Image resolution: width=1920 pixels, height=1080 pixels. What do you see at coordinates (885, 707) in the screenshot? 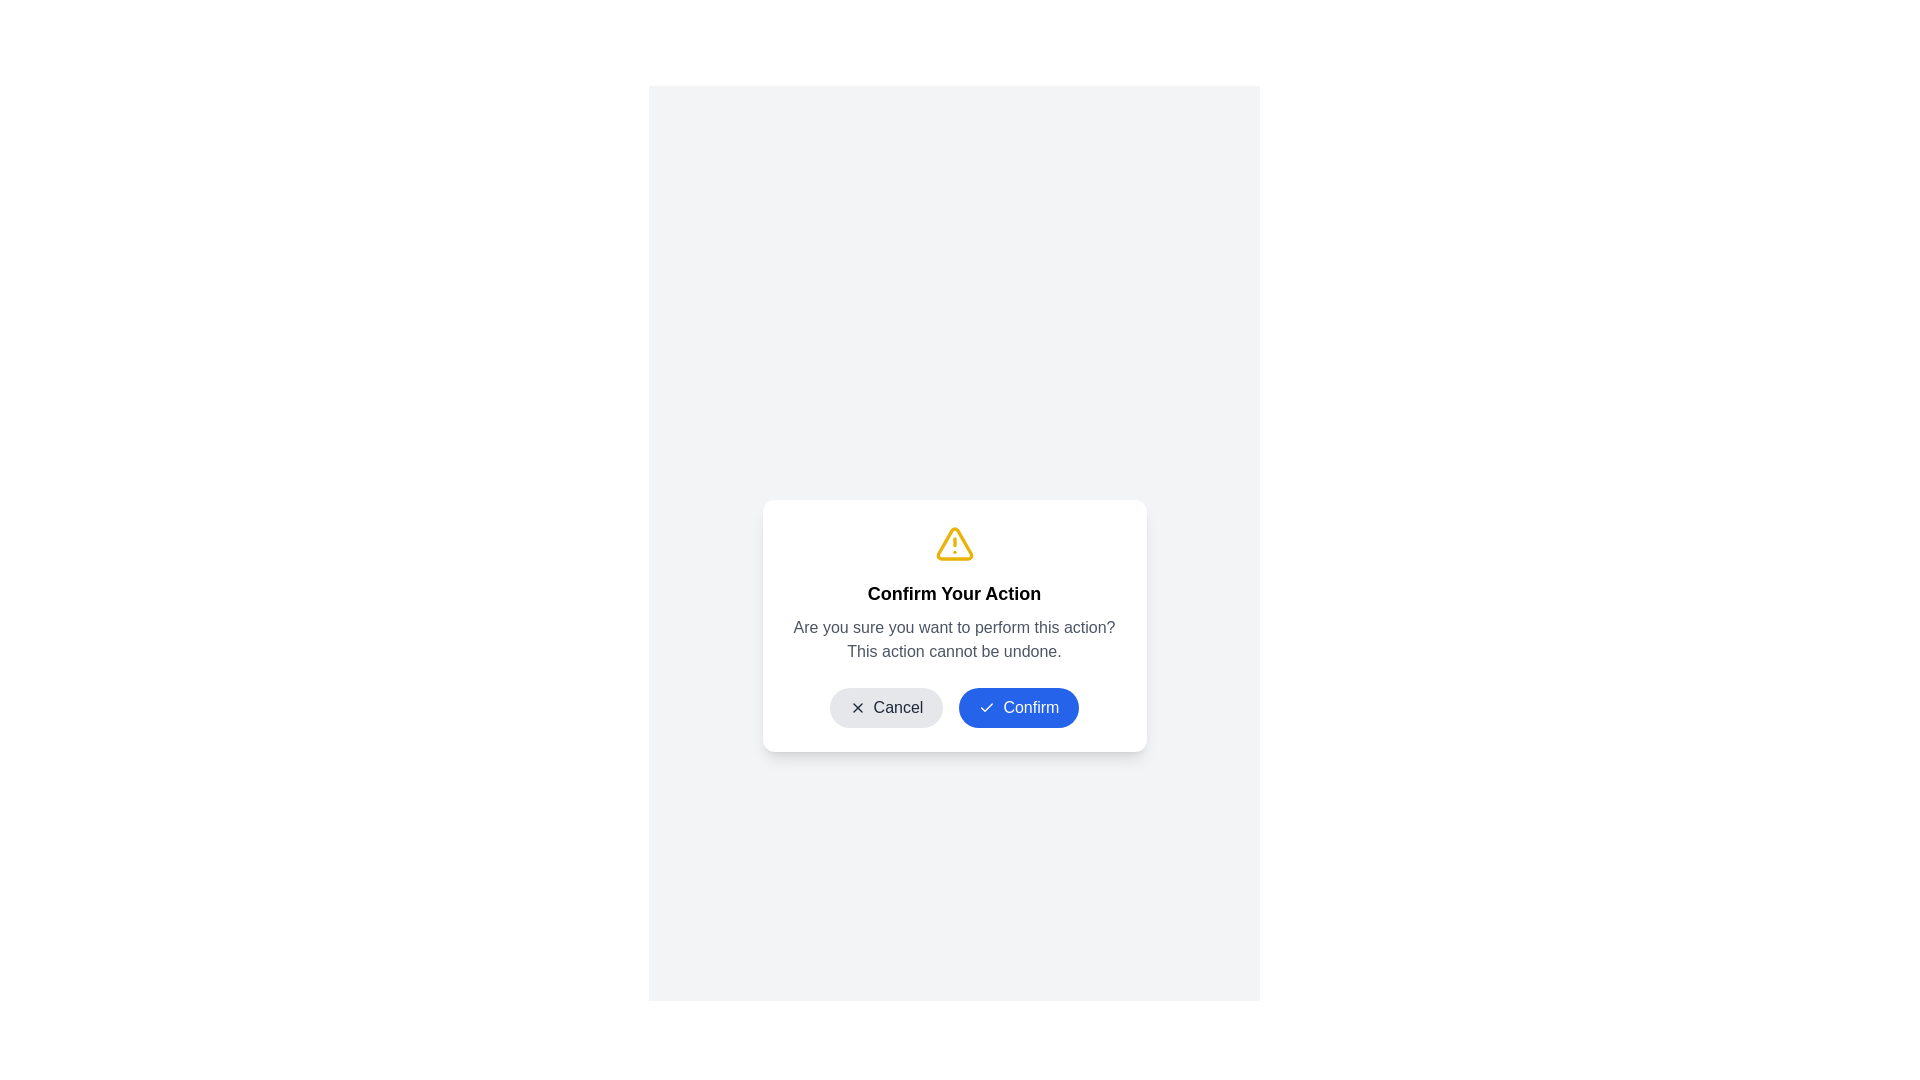
I see `the cancel button located at the bottom left of the button group in the confirmation dialog to observe a color change` at bounding box center [885, 707].